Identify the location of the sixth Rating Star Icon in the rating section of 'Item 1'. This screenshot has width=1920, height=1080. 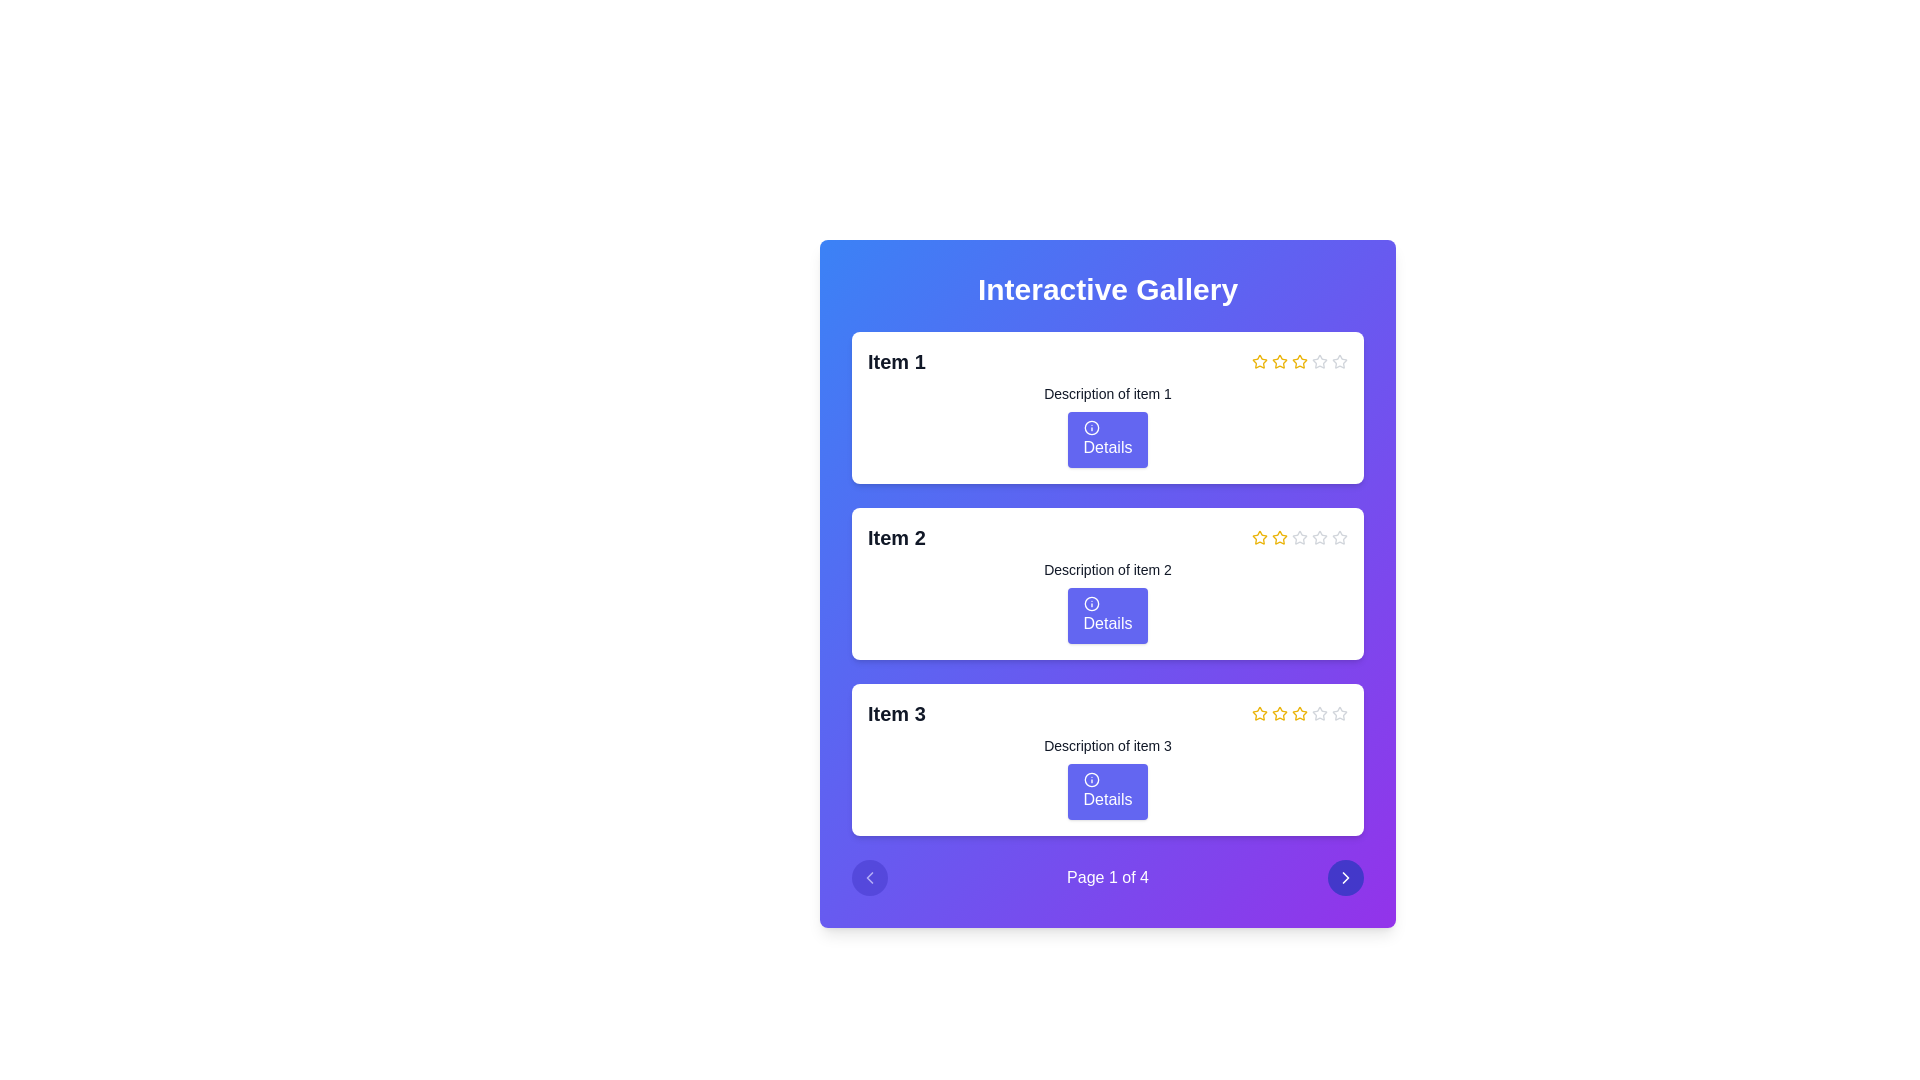
(1320, 362).